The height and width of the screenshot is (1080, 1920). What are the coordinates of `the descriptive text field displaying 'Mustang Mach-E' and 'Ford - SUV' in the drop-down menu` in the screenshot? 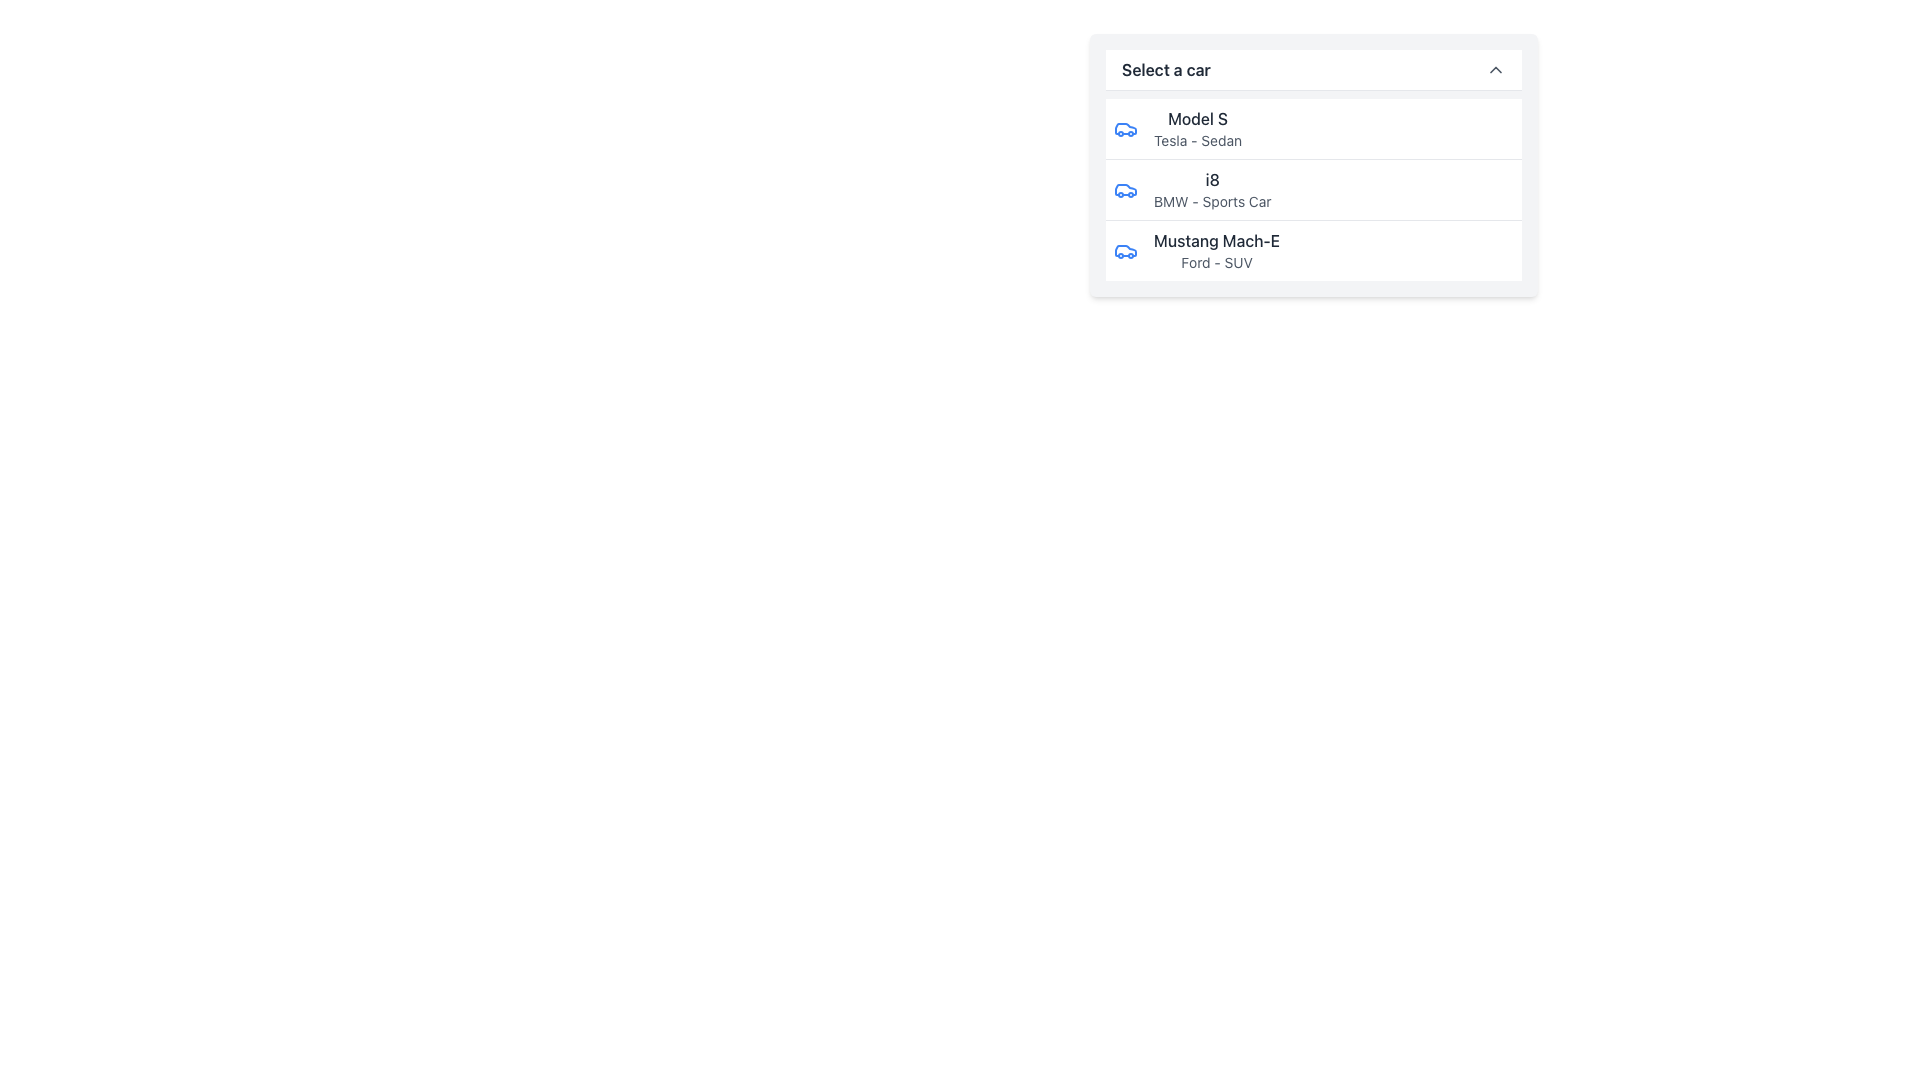 It's located at (1216, 249).